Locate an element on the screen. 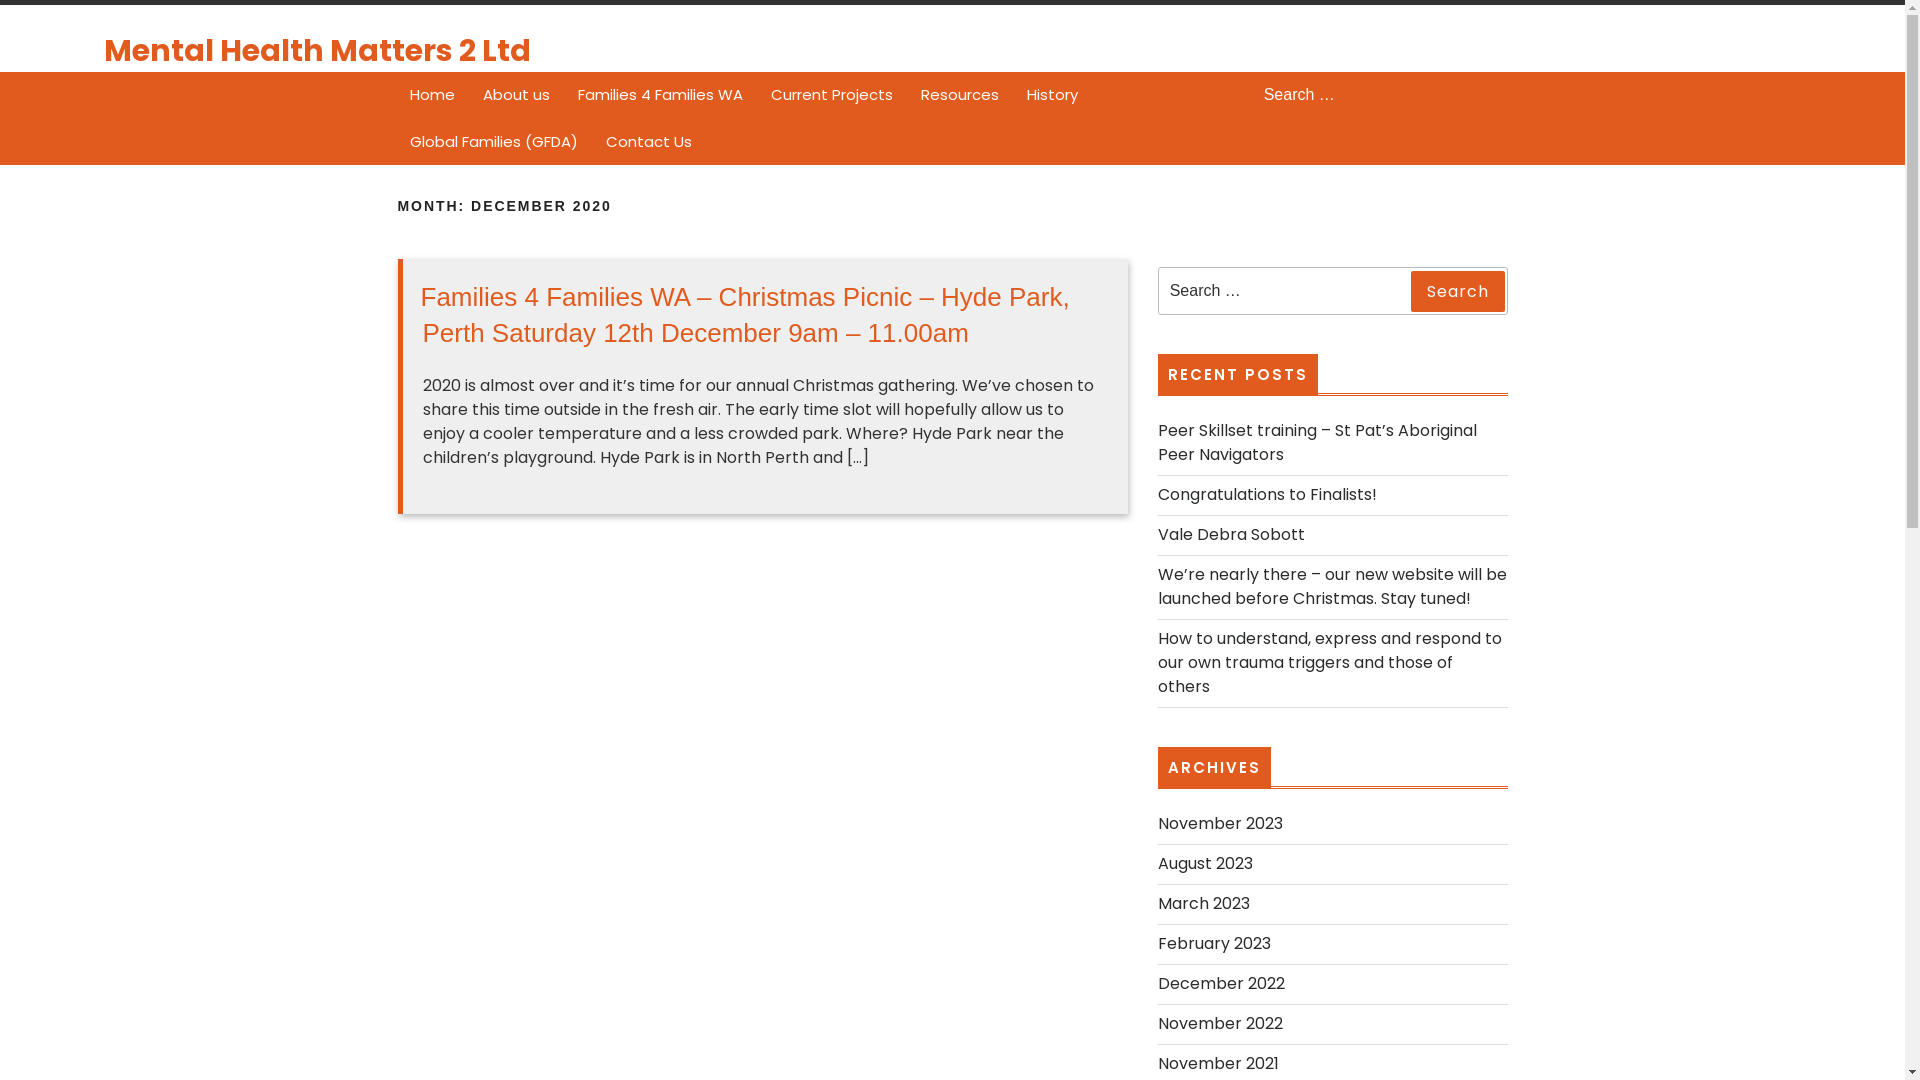  'Congratulations to Finalists!' is located at coordinates (1266, 494).